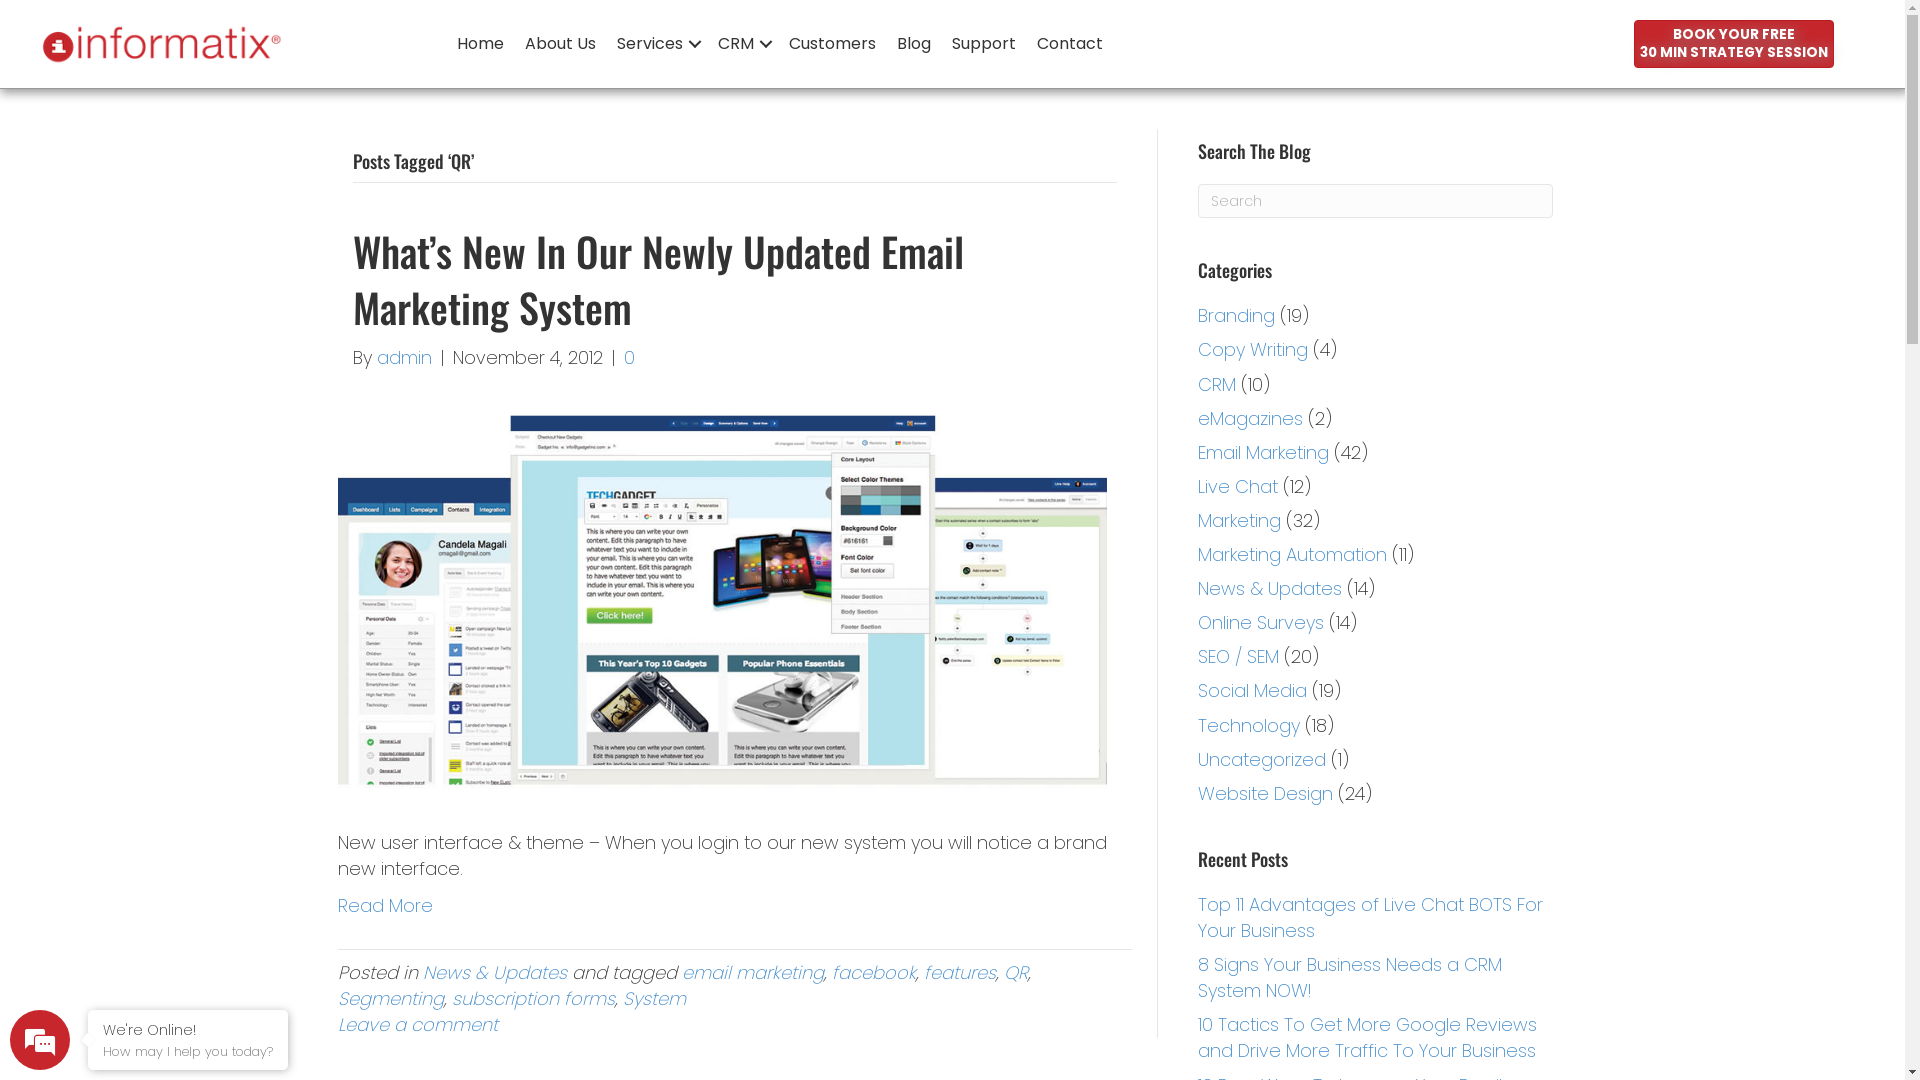 The width and height of the screenshot is (1920, 1080). Describe the element at coordinates (1069, 43) in the screenshot. I see `'Contact'` at that location.